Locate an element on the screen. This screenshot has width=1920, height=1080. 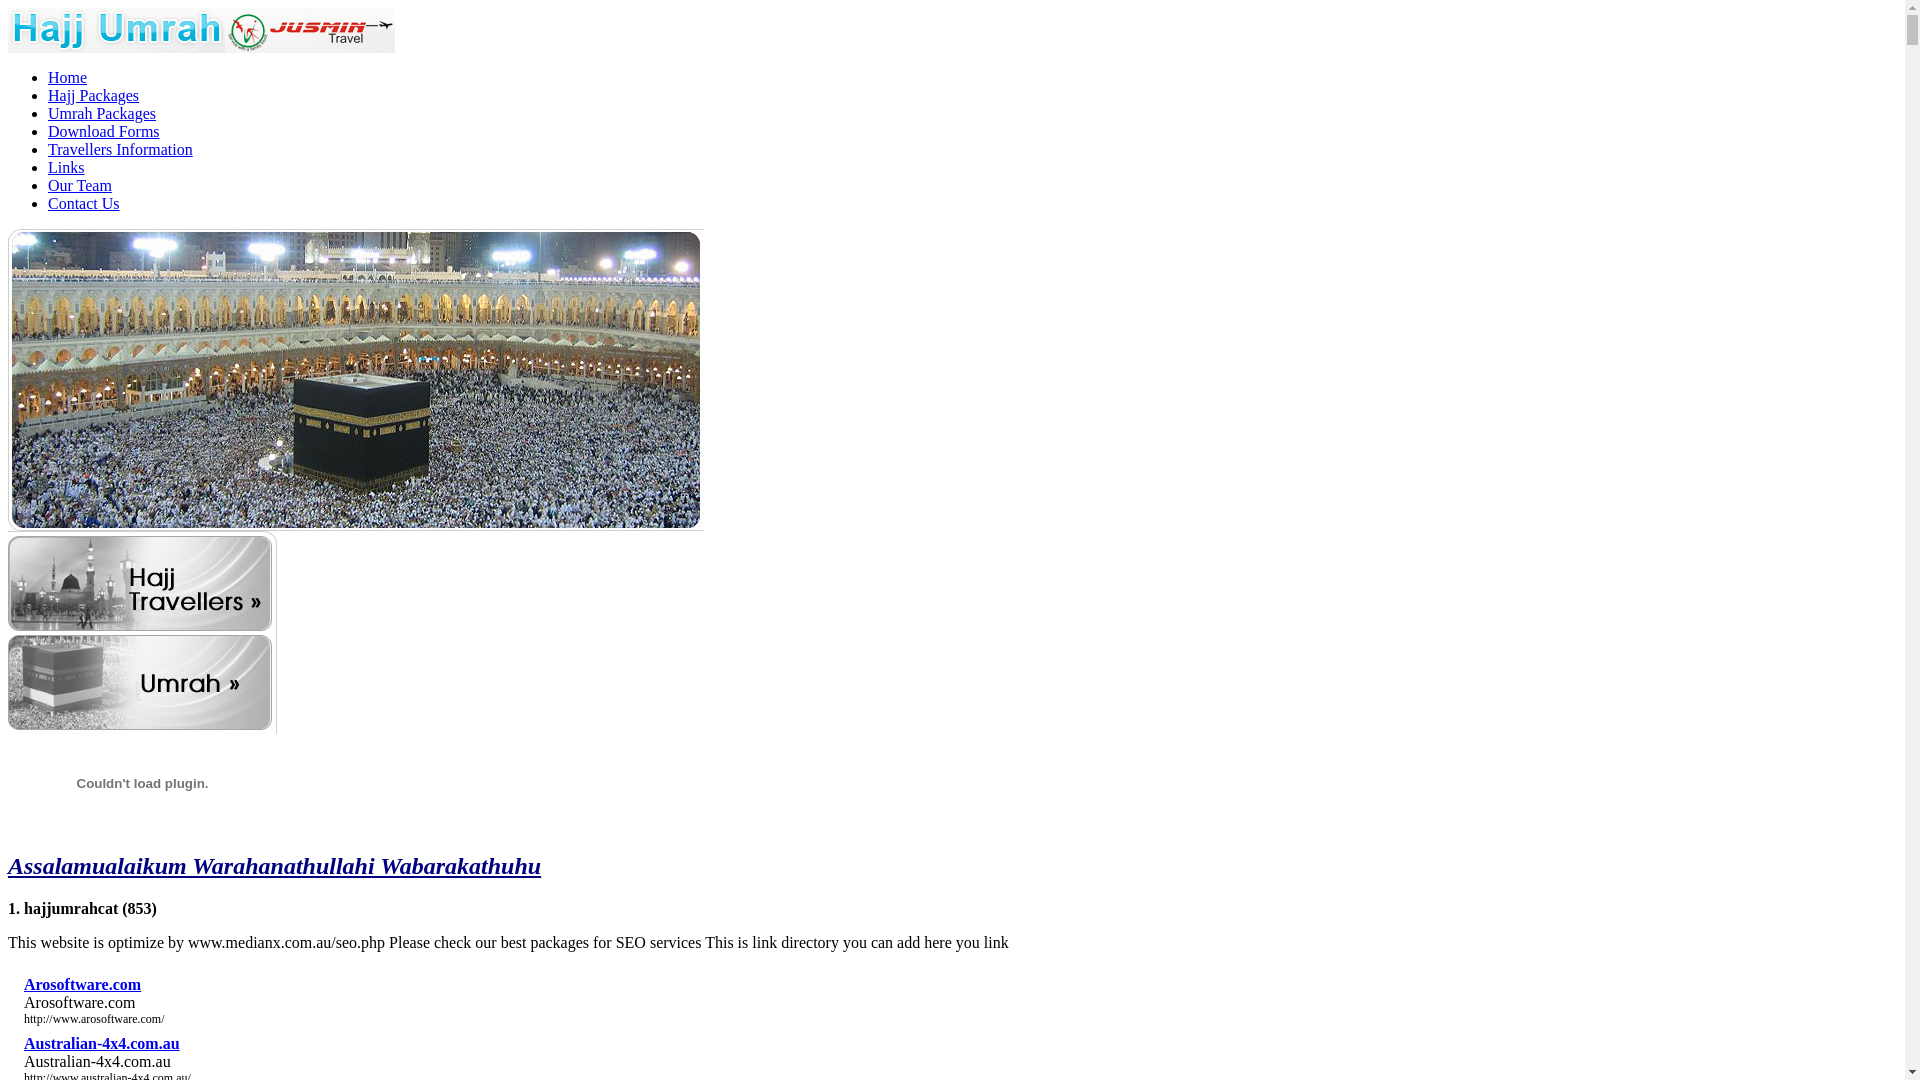
'Sound' is located at coordinates (141, 782).